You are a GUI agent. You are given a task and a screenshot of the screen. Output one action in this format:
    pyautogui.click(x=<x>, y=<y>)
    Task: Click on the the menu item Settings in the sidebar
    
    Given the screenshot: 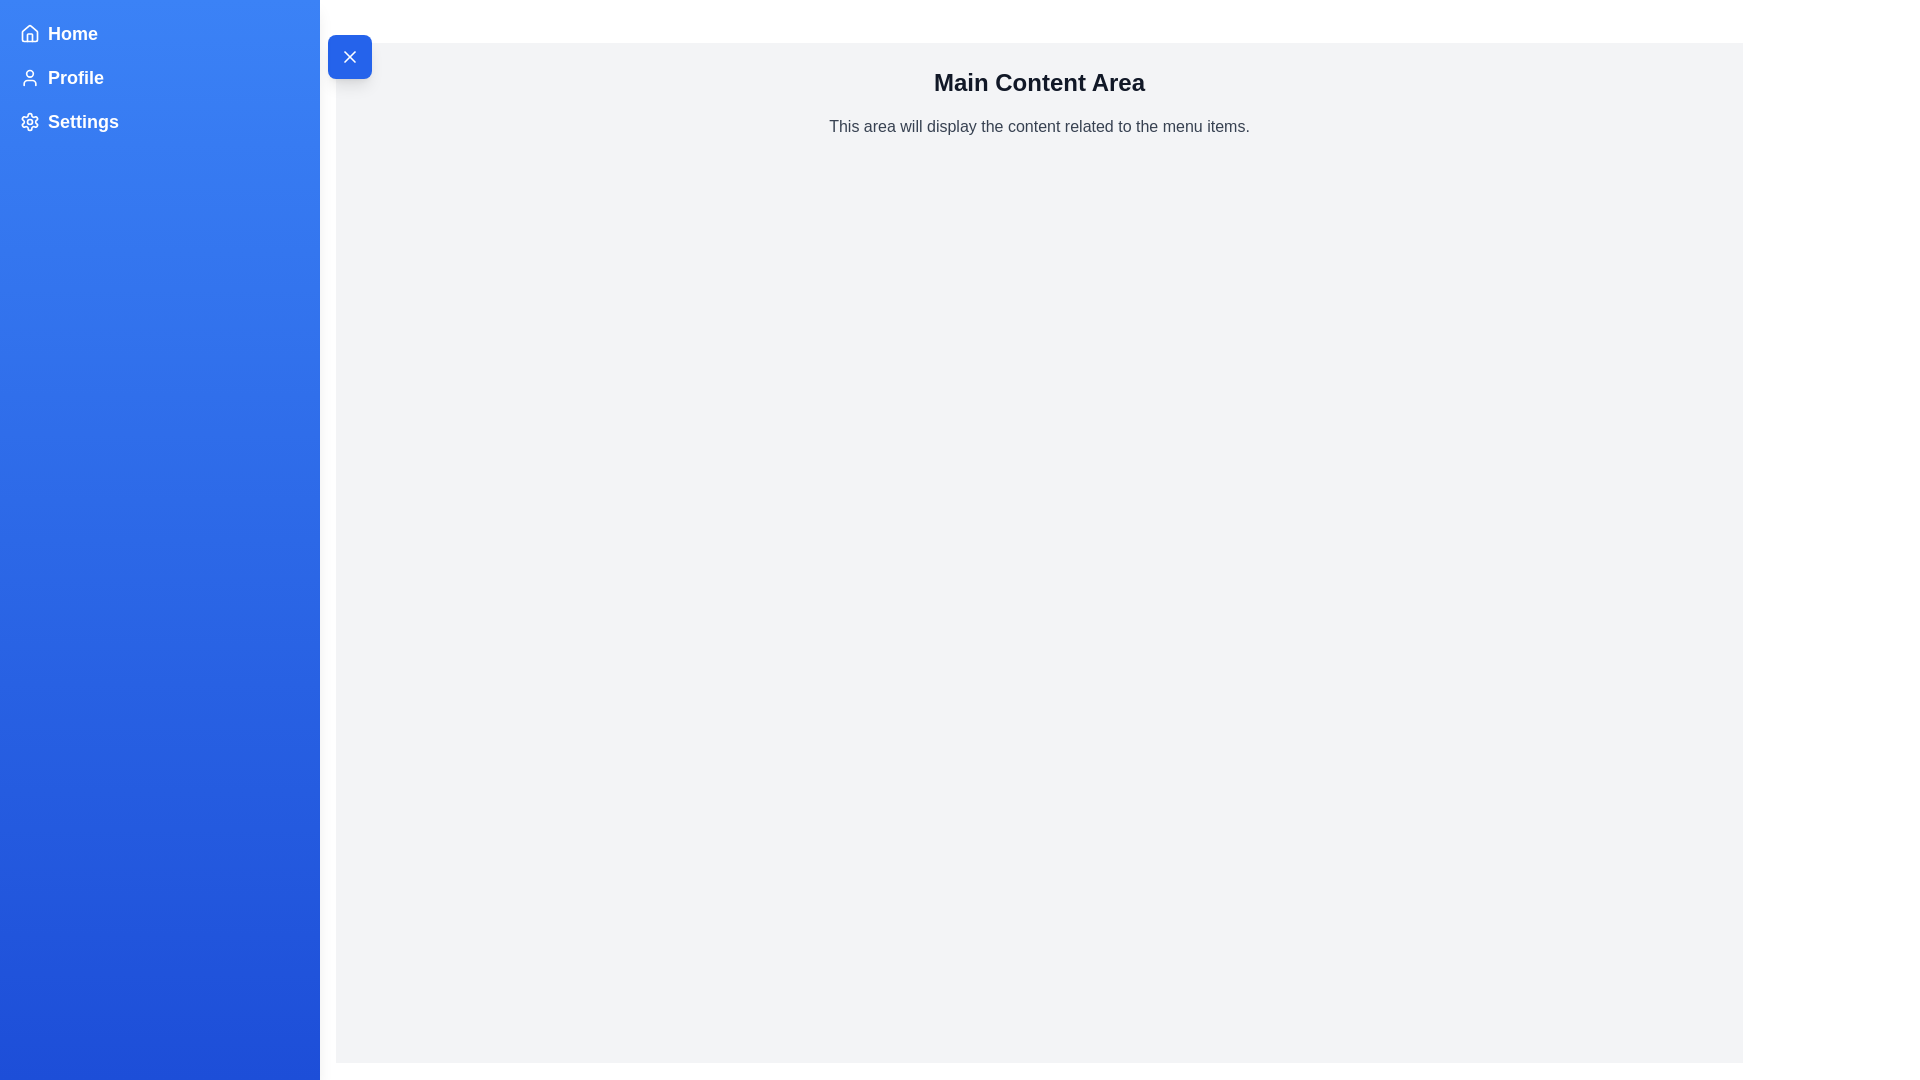 What is the action you would take?
    pyautogui.click(x=158, y=122)
    